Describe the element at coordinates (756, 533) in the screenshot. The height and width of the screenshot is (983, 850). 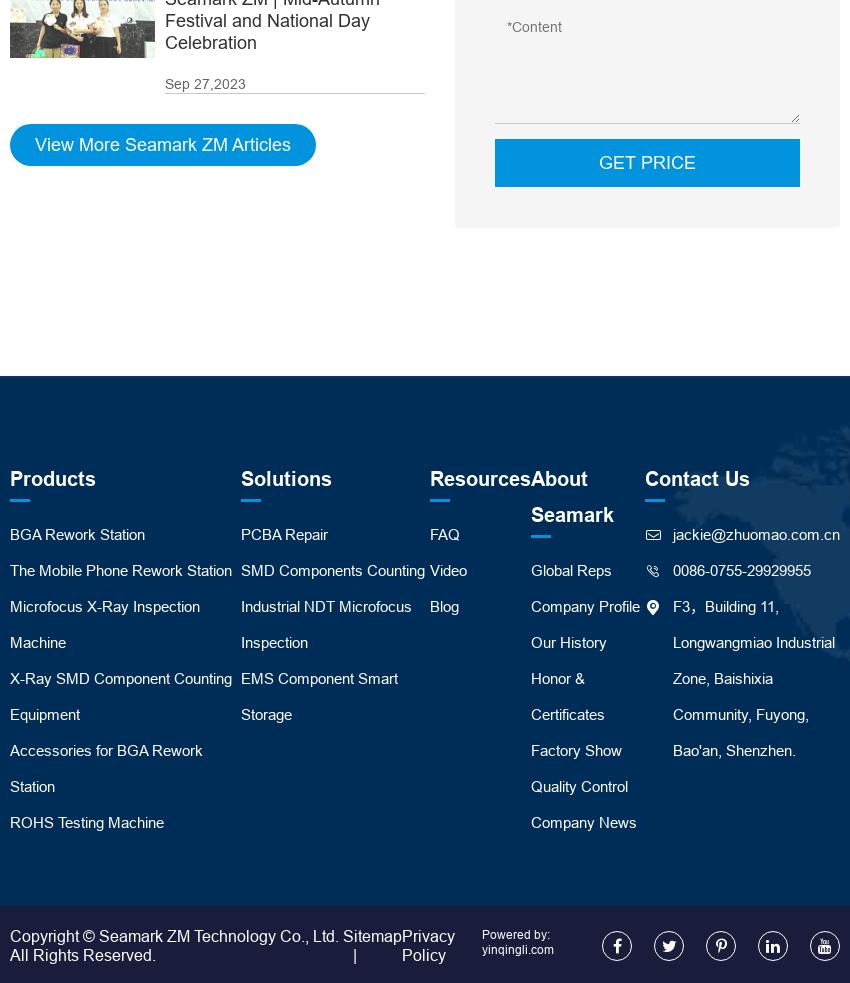
I see `'jackie@zhuomao.com.cn'` at that location.